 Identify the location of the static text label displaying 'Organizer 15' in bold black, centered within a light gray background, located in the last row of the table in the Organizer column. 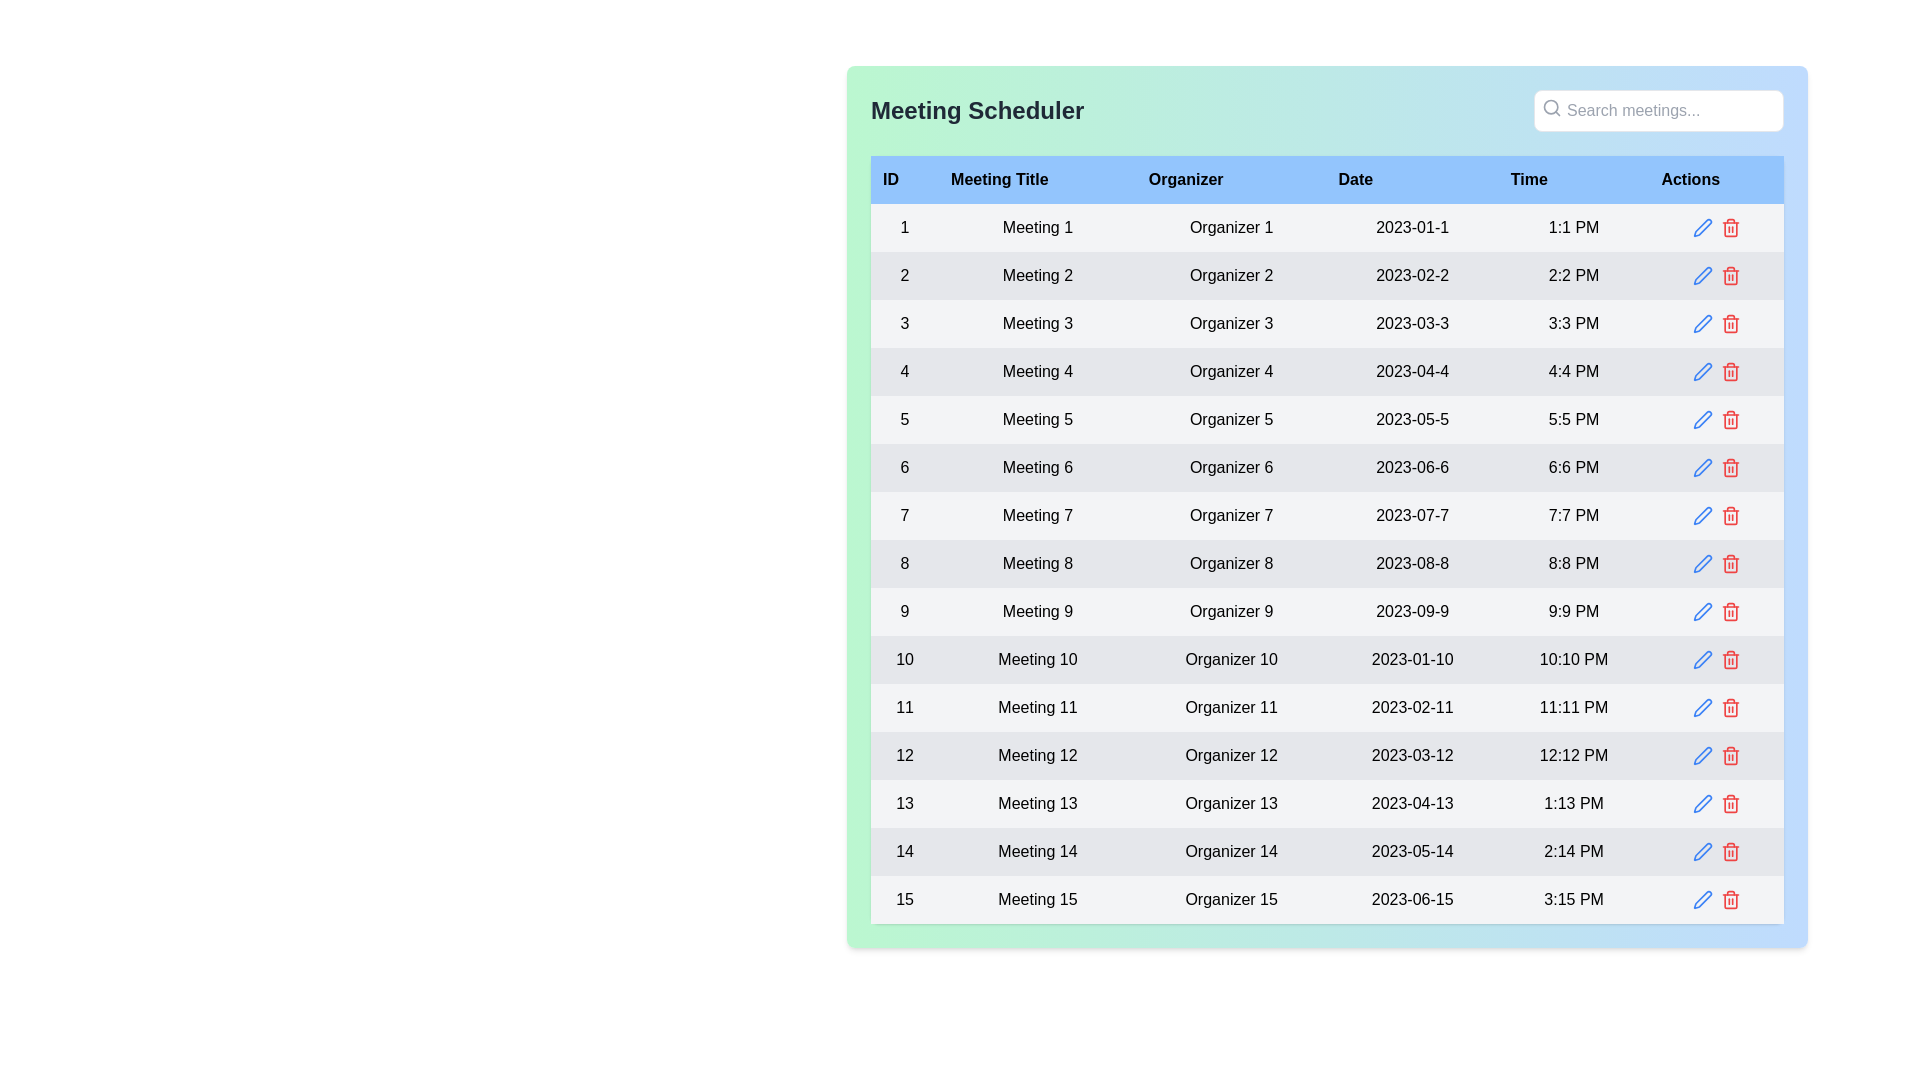
(1230, 898).